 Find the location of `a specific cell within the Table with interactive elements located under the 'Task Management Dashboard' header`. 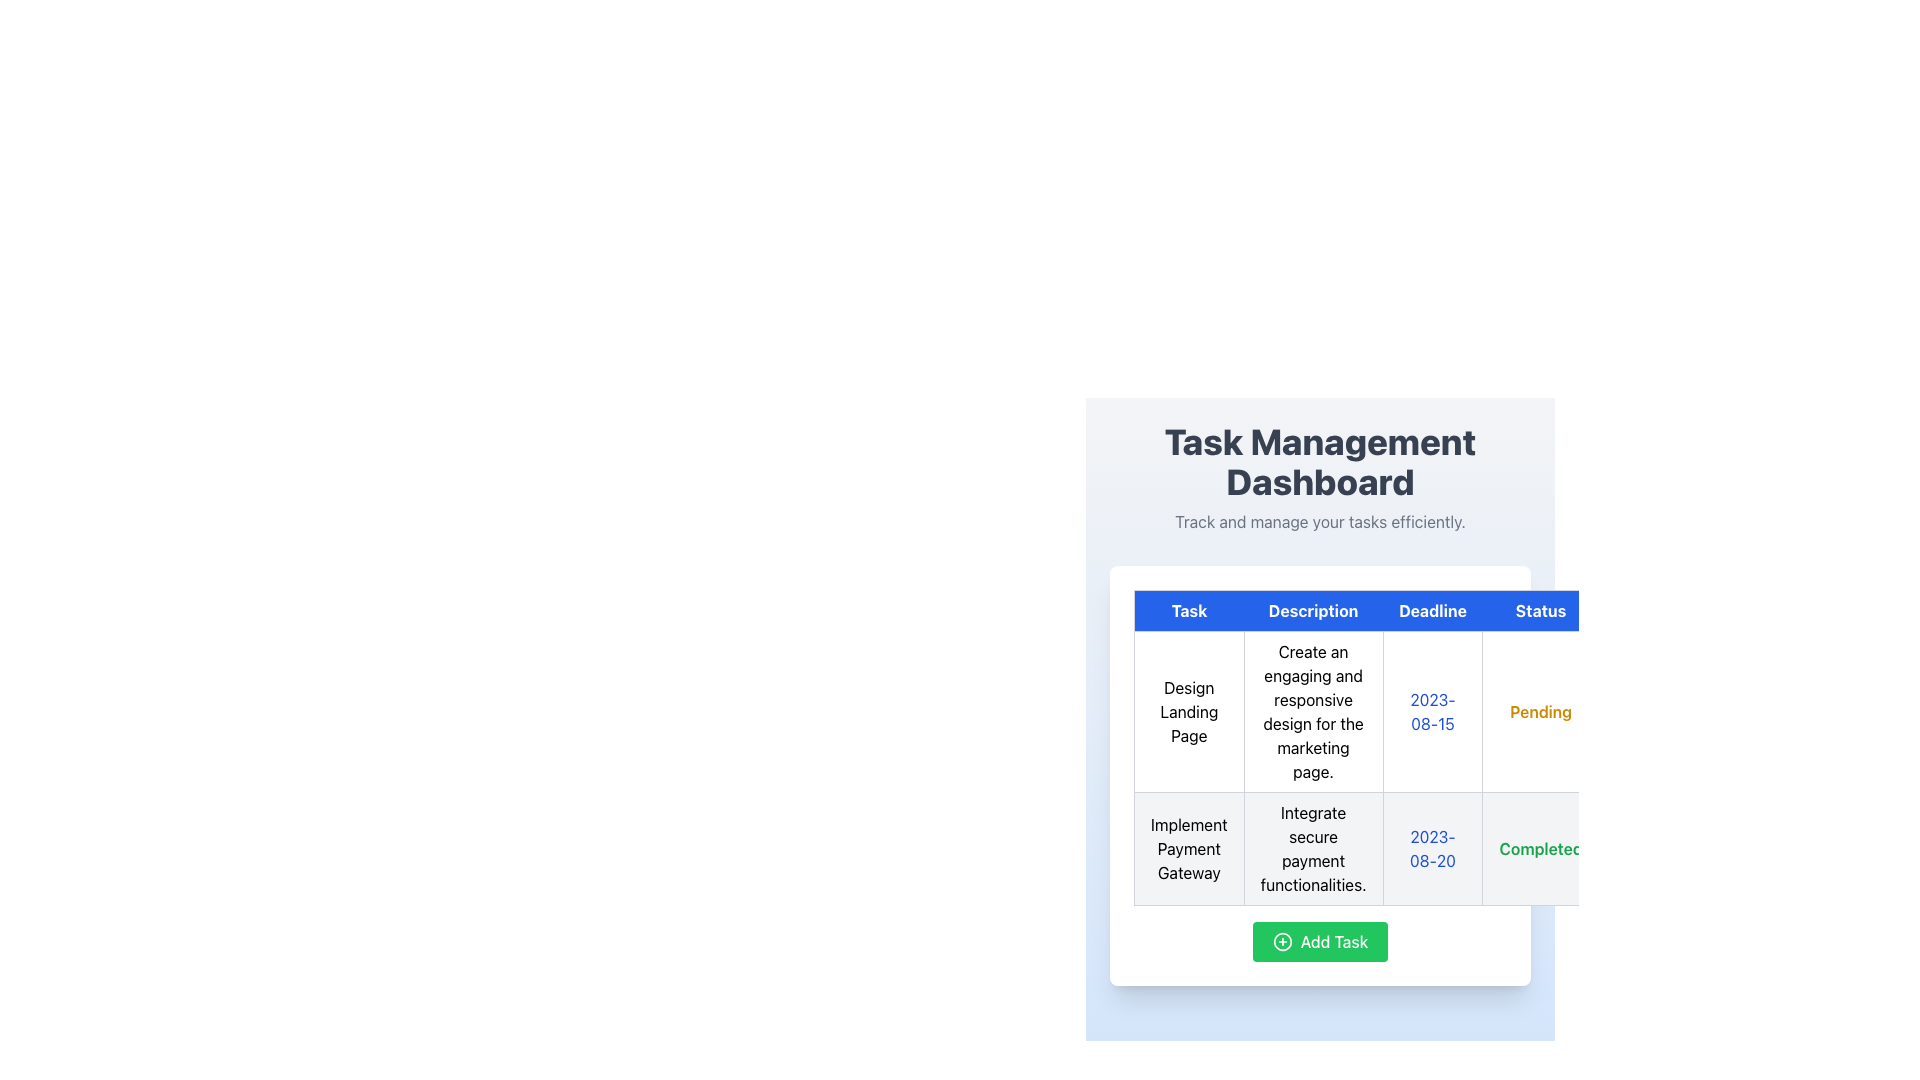

a specific cell within the Table with interactive elements located under the 'Task Management Dashboard' header is located at coordinates (1320, 774).